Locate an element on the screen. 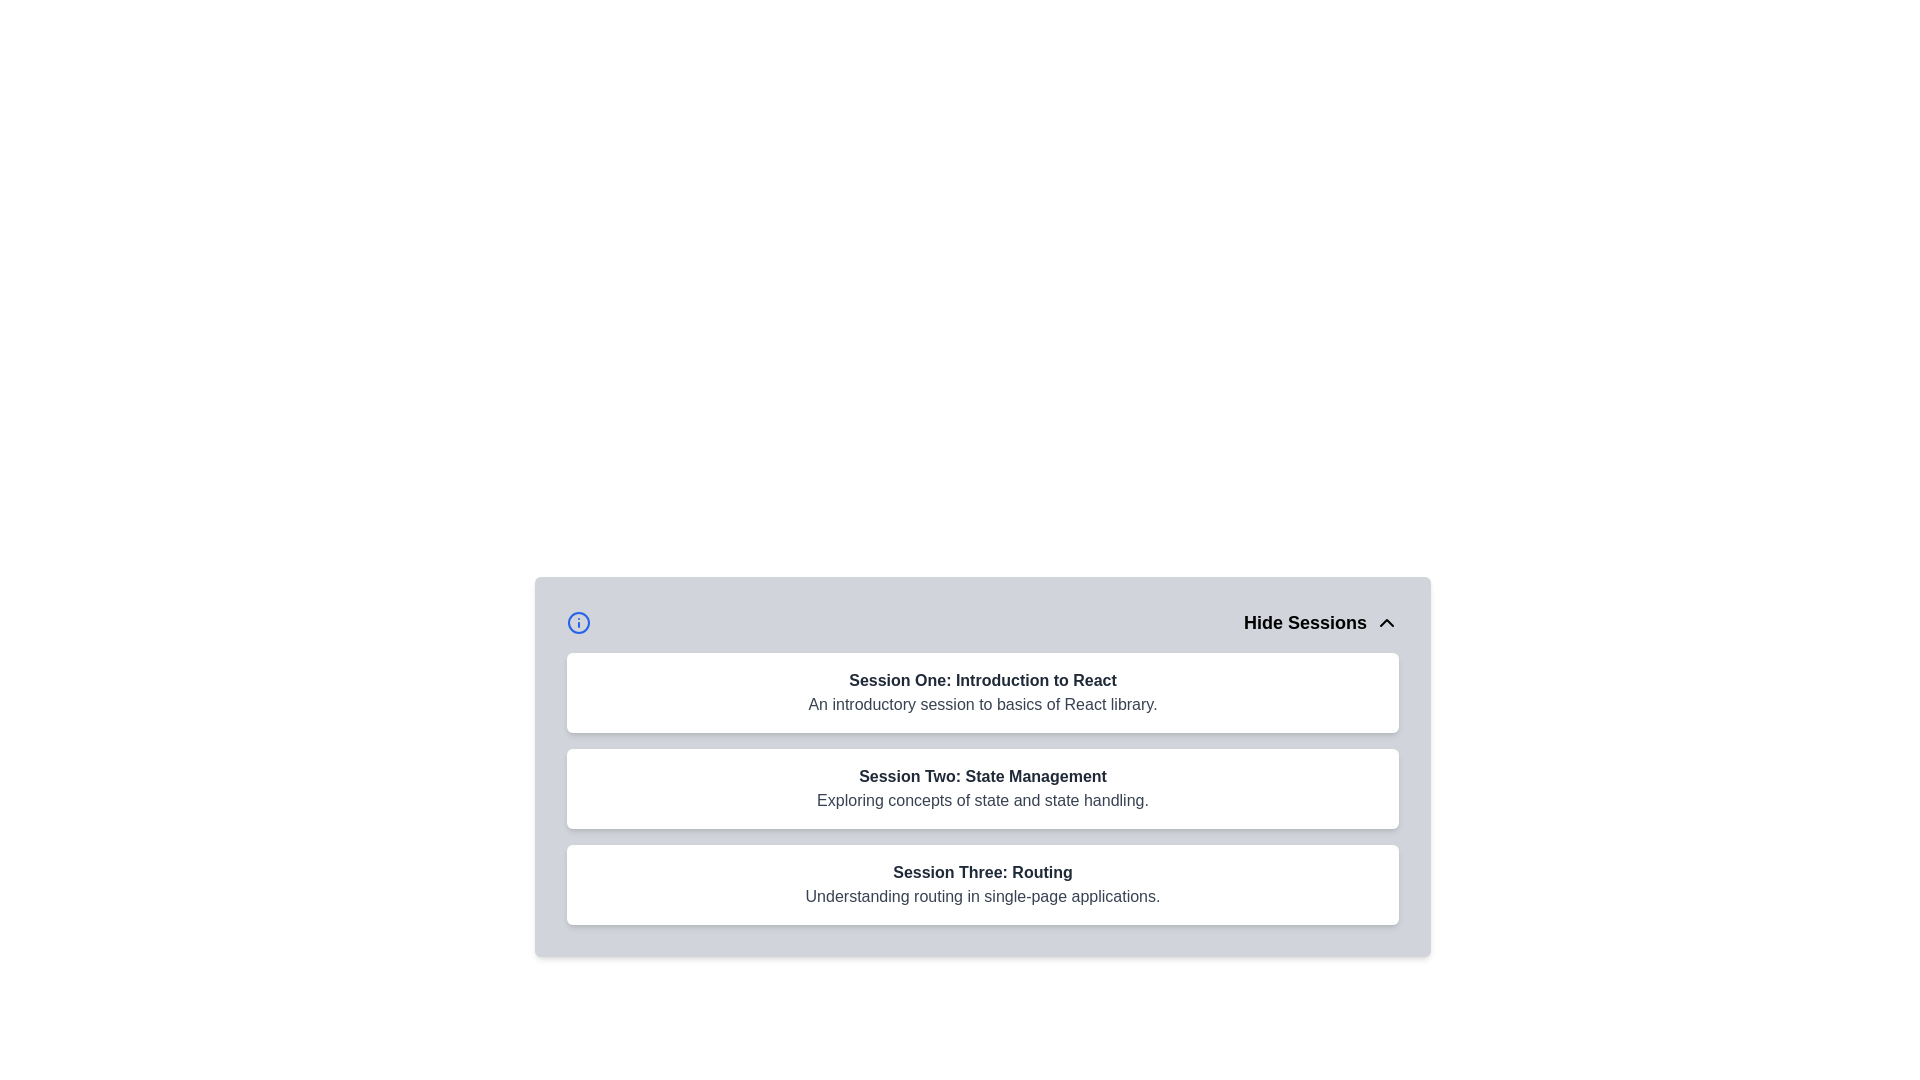 The image size is (1920, 1080). the 'Hide Sessions' button-like text label with an upward chevron icon is located at coordinates (1321, 622).